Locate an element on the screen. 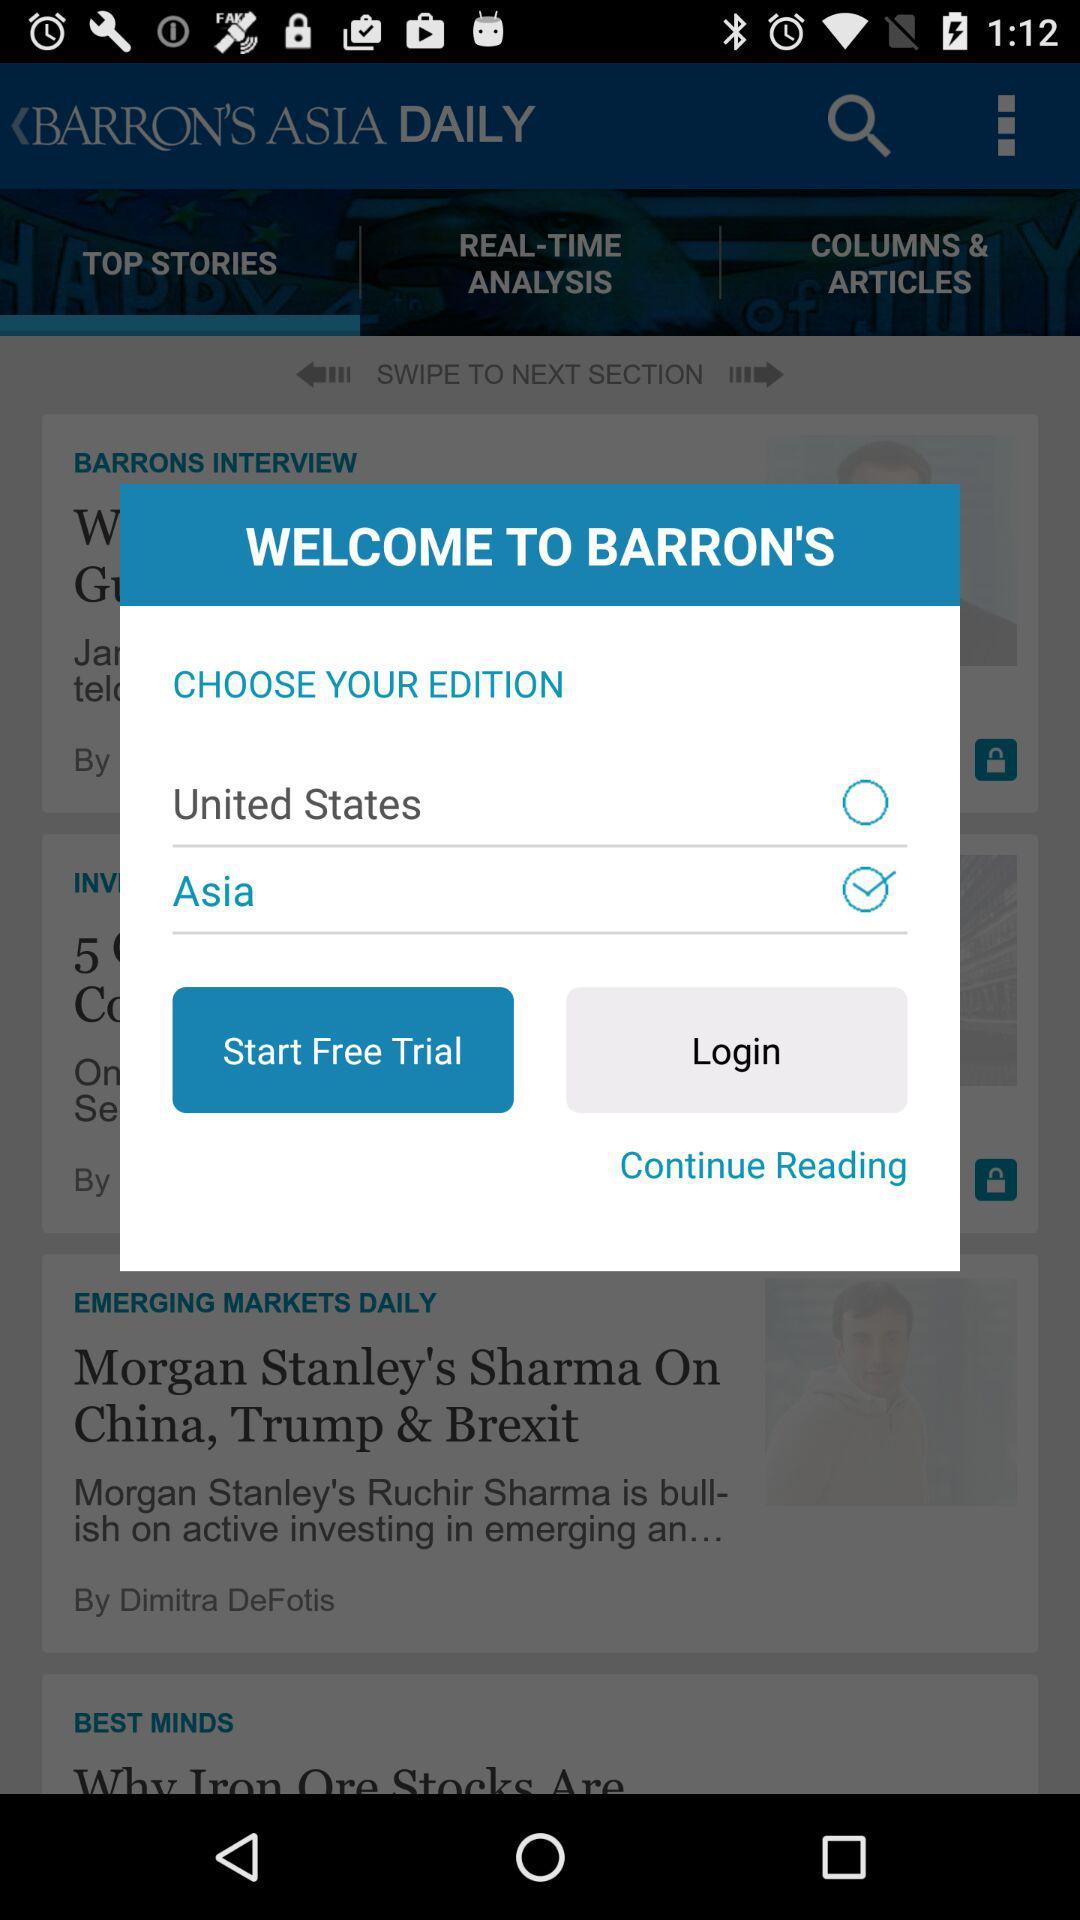 This screenshot has width=1080, height=1920. icon to the right of the start free trial button is located at coordinates (736, 1049).